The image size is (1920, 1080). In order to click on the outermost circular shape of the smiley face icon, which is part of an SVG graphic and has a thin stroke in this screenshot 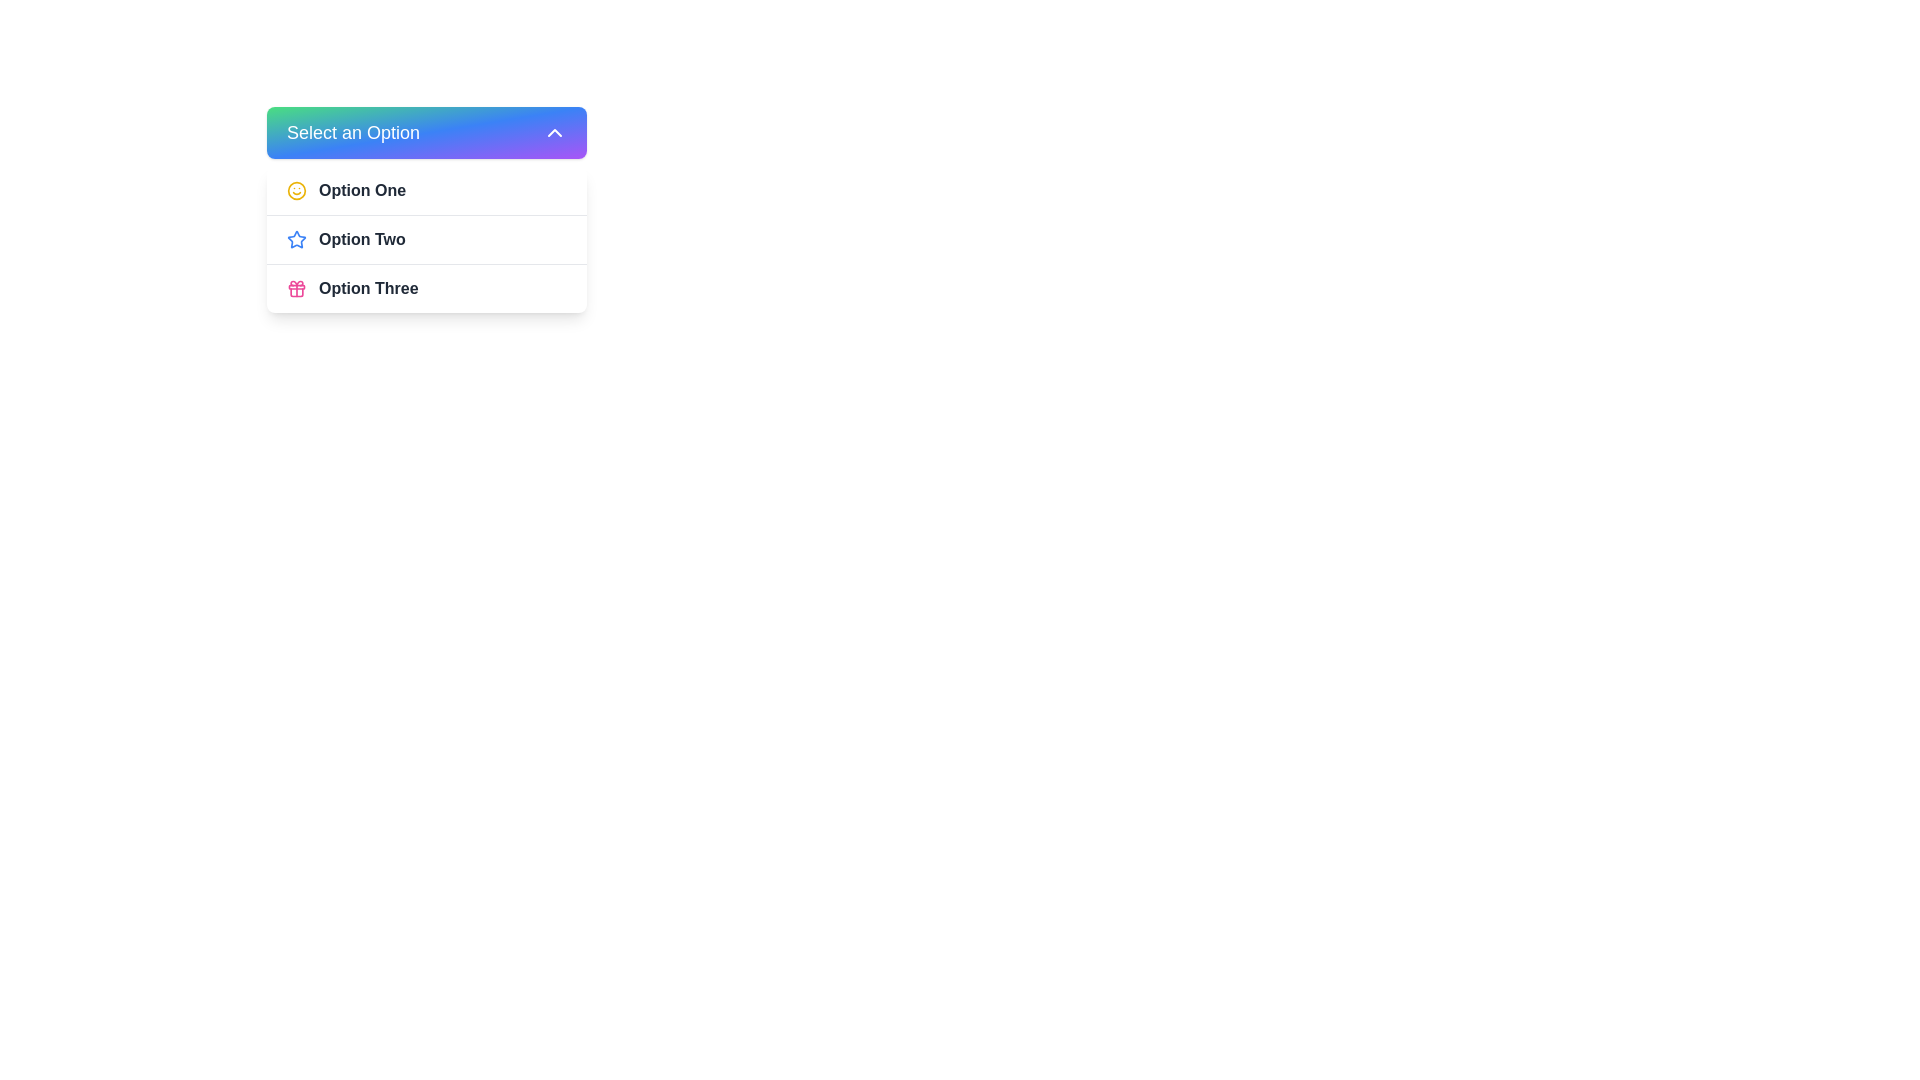, I will do `click(296, 191)`.